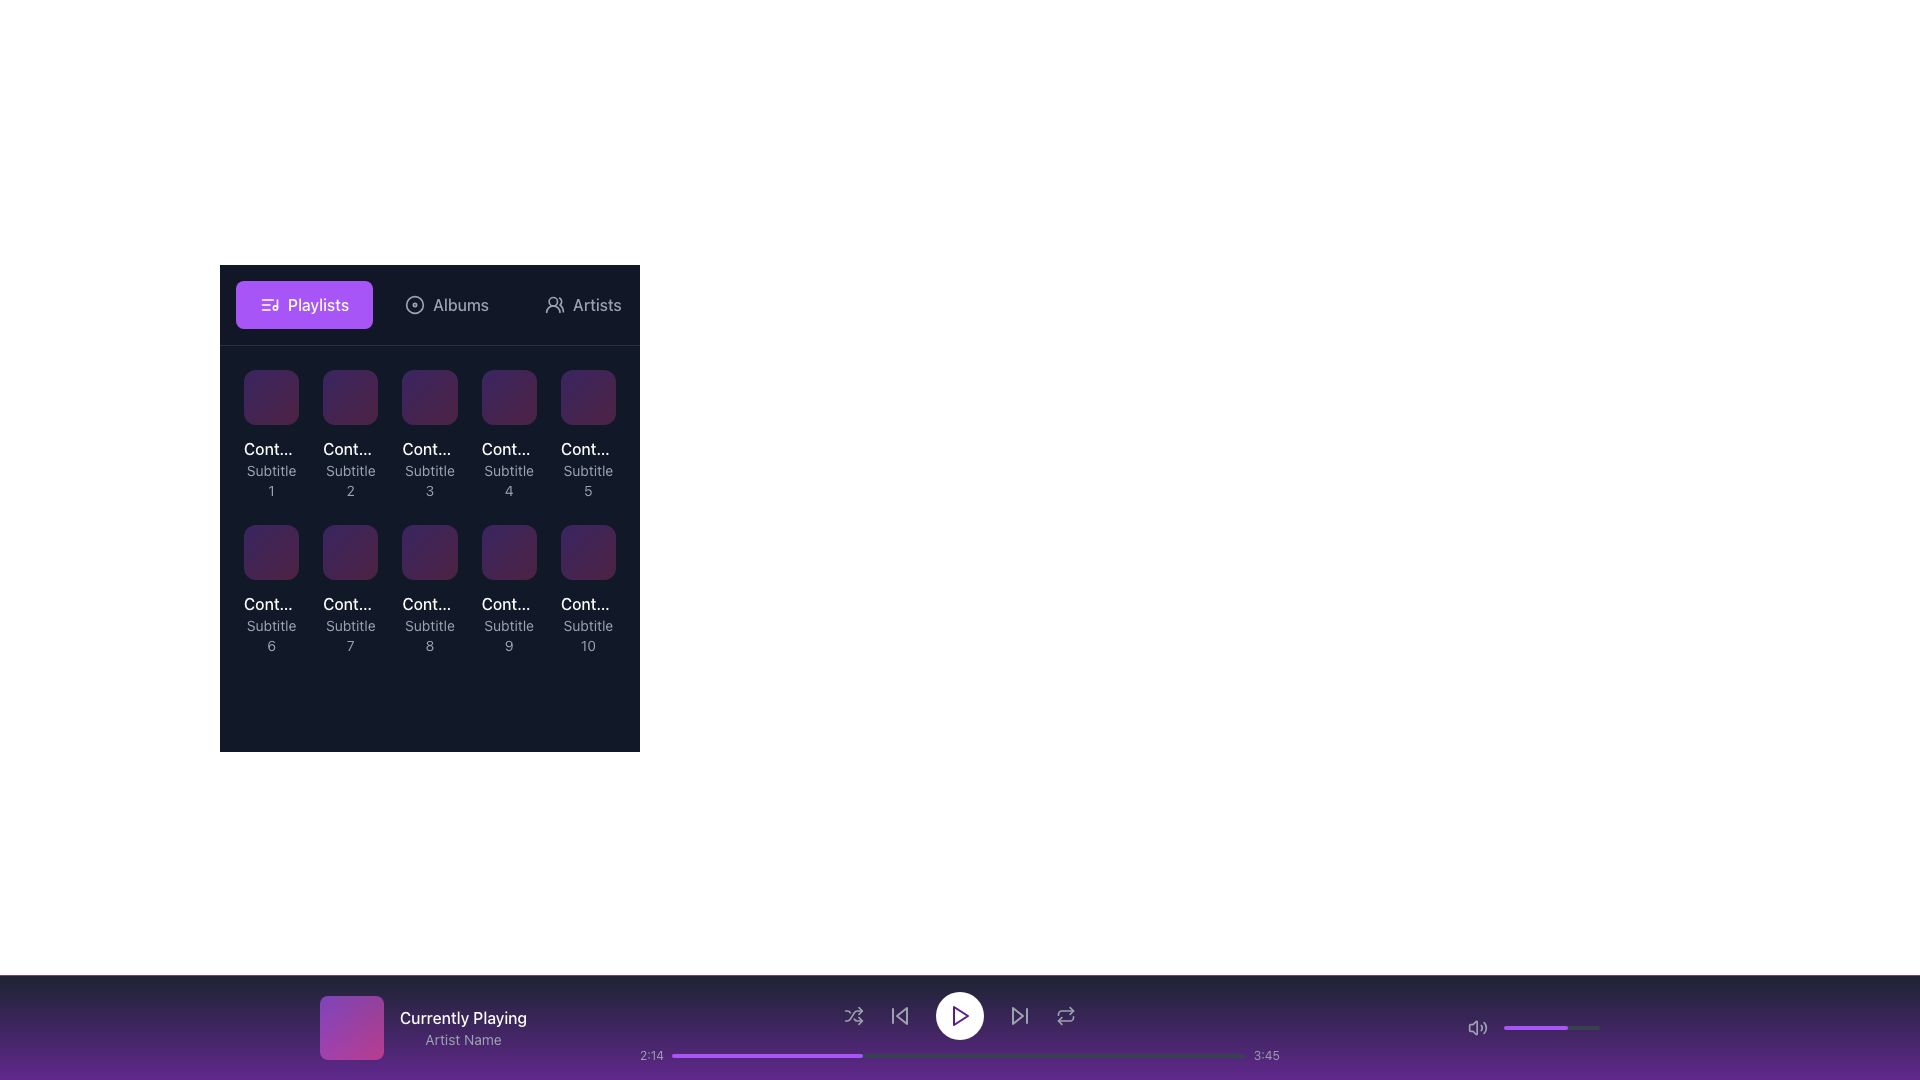  What do you see at coordinates (317, 304) in the screenshot?
I see `text label for the 'Playlists' navigation button, which indicates its purpose for accessing Playlist-related data` at bounding box center [317, 304].